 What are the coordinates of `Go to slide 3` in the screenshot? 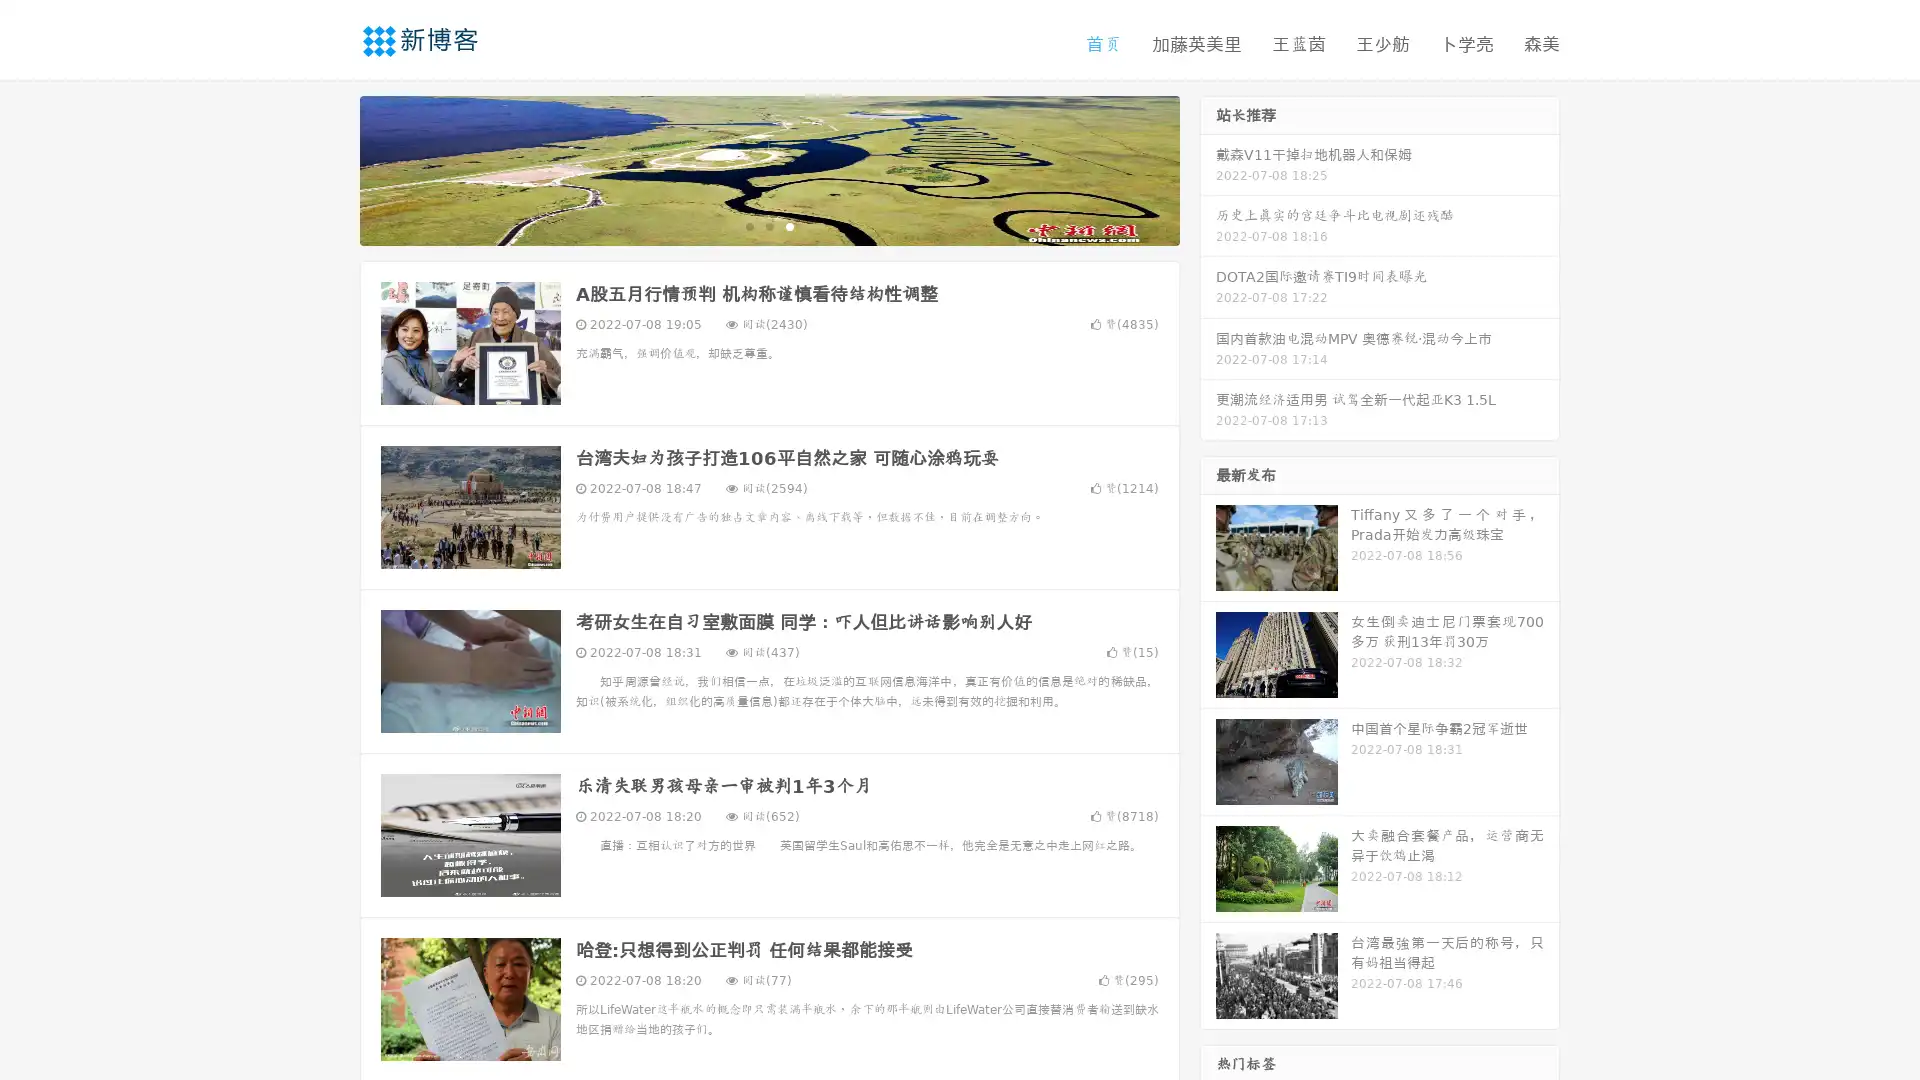 It's located at (789, 225).